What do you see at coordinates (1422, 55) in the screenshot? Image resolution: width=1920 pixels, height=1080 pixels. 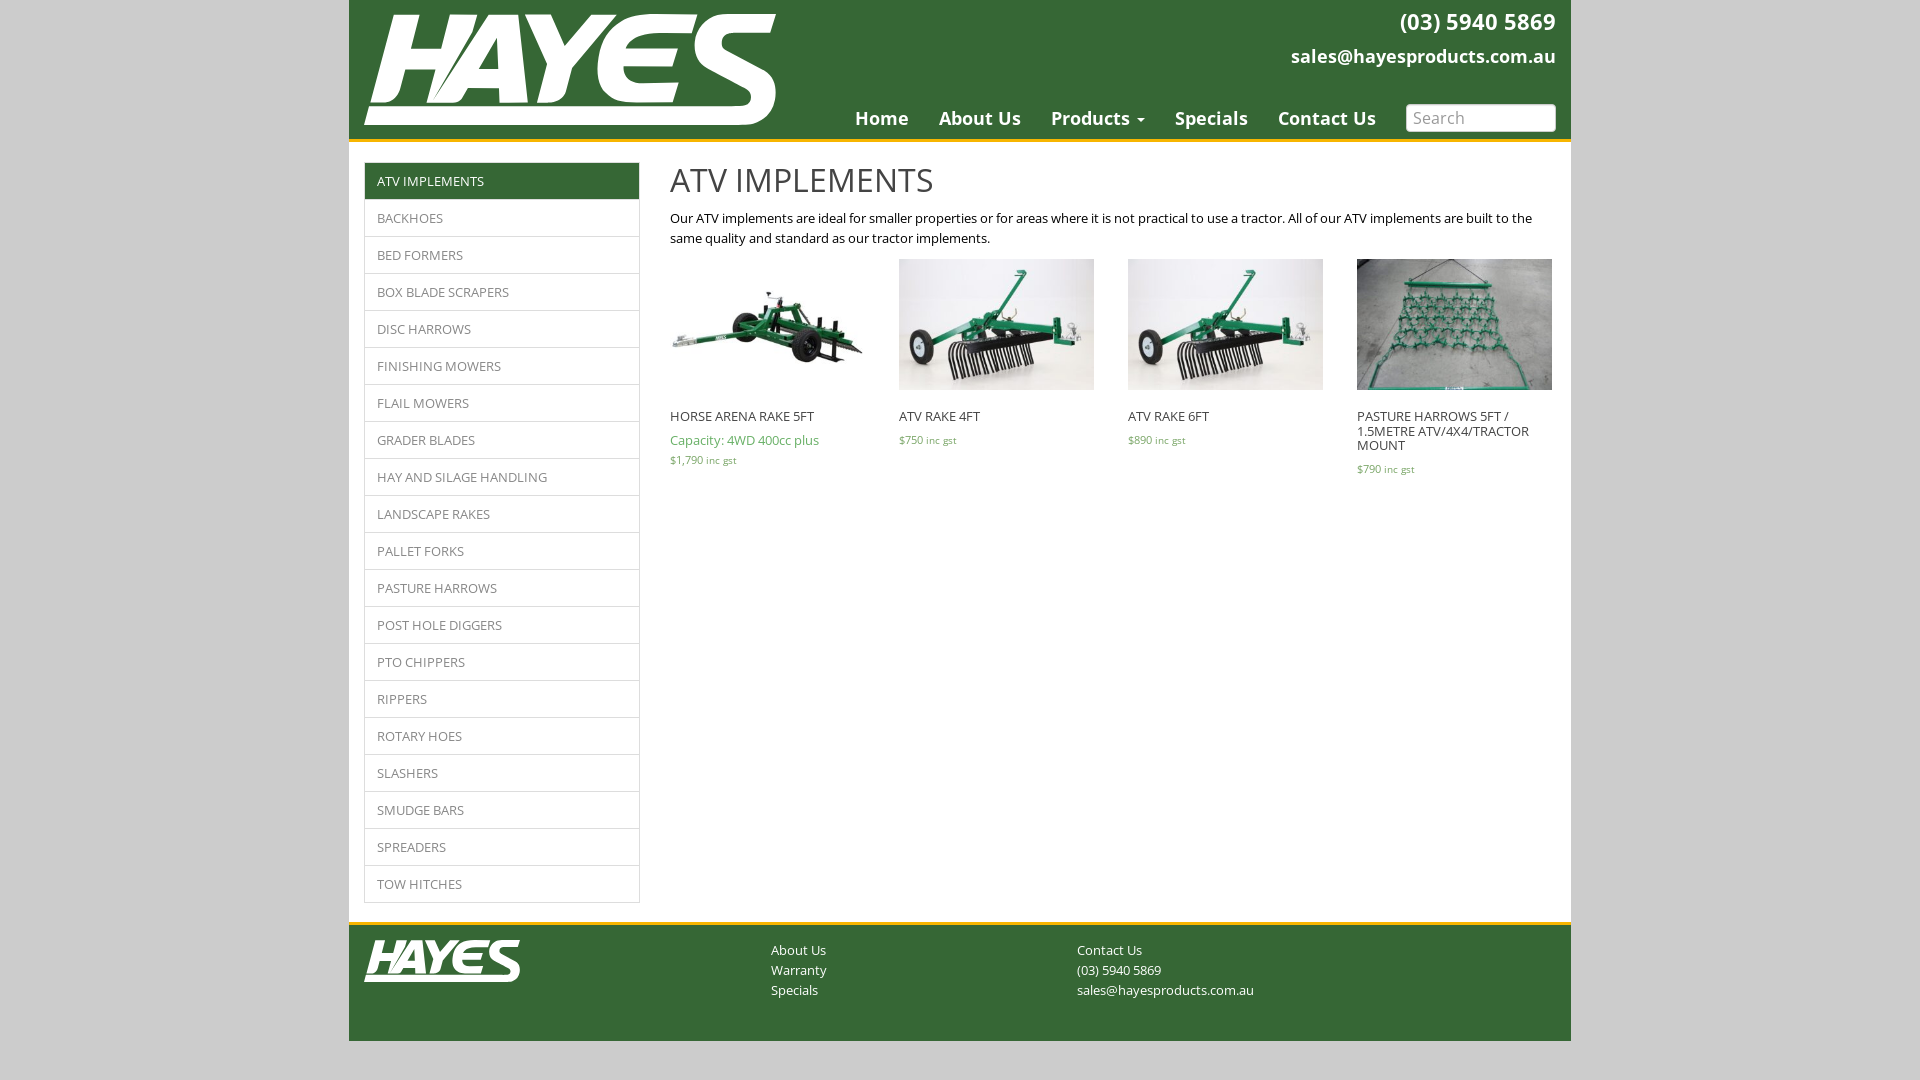 I see `'Email` at bounding box center [1422, 55].